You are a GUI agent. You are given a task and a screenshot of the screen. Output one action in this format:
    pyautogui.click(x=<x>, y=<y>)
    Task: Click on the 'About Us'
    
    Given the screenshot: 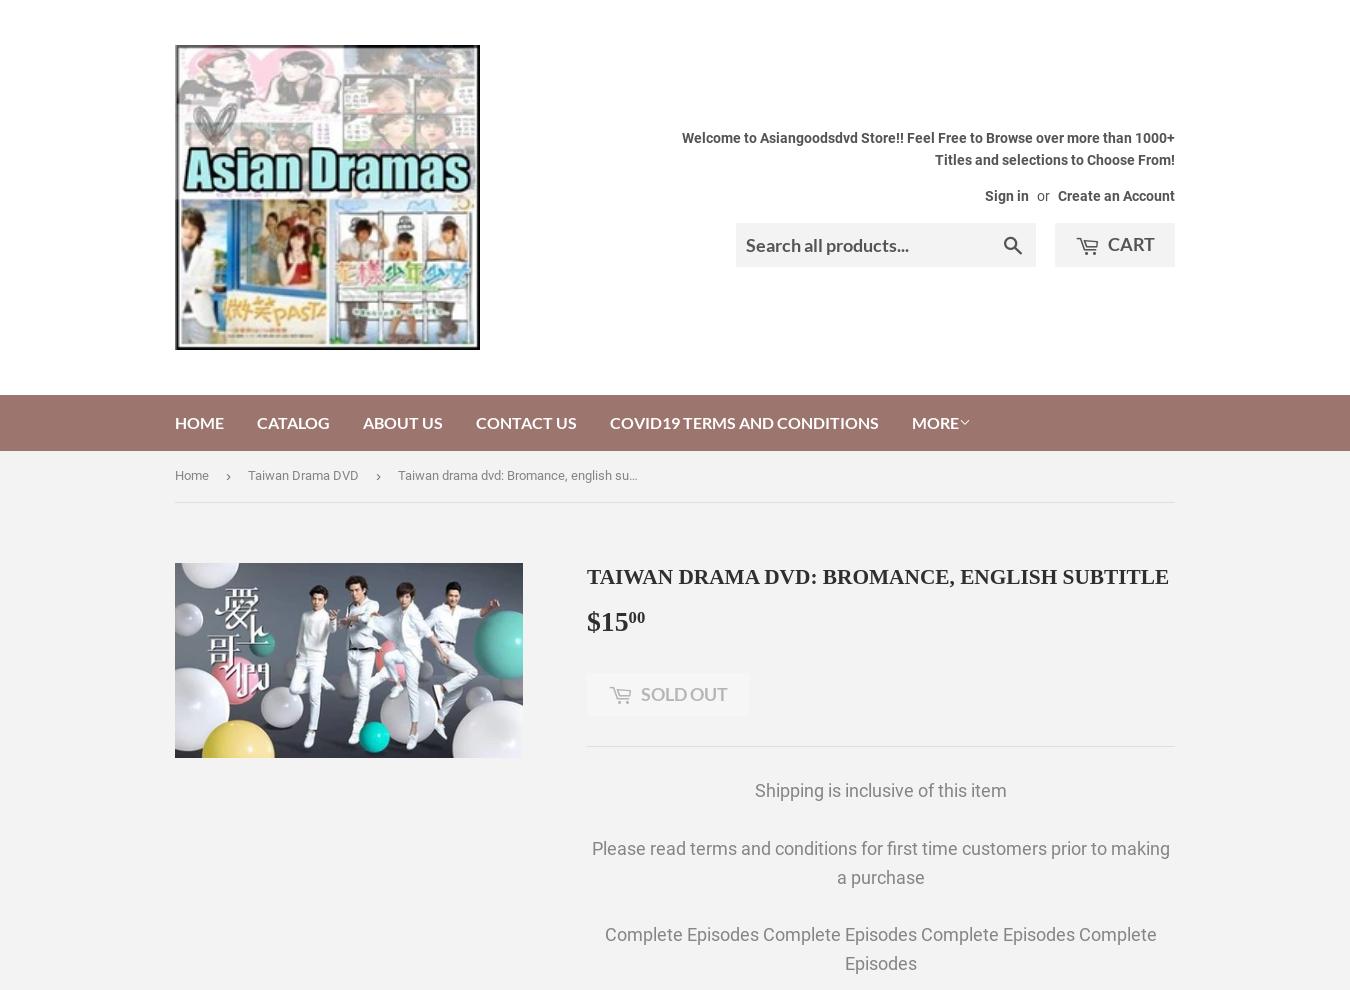 What is the action you would take?
    pyautogui.click(x=402, y=421)
    